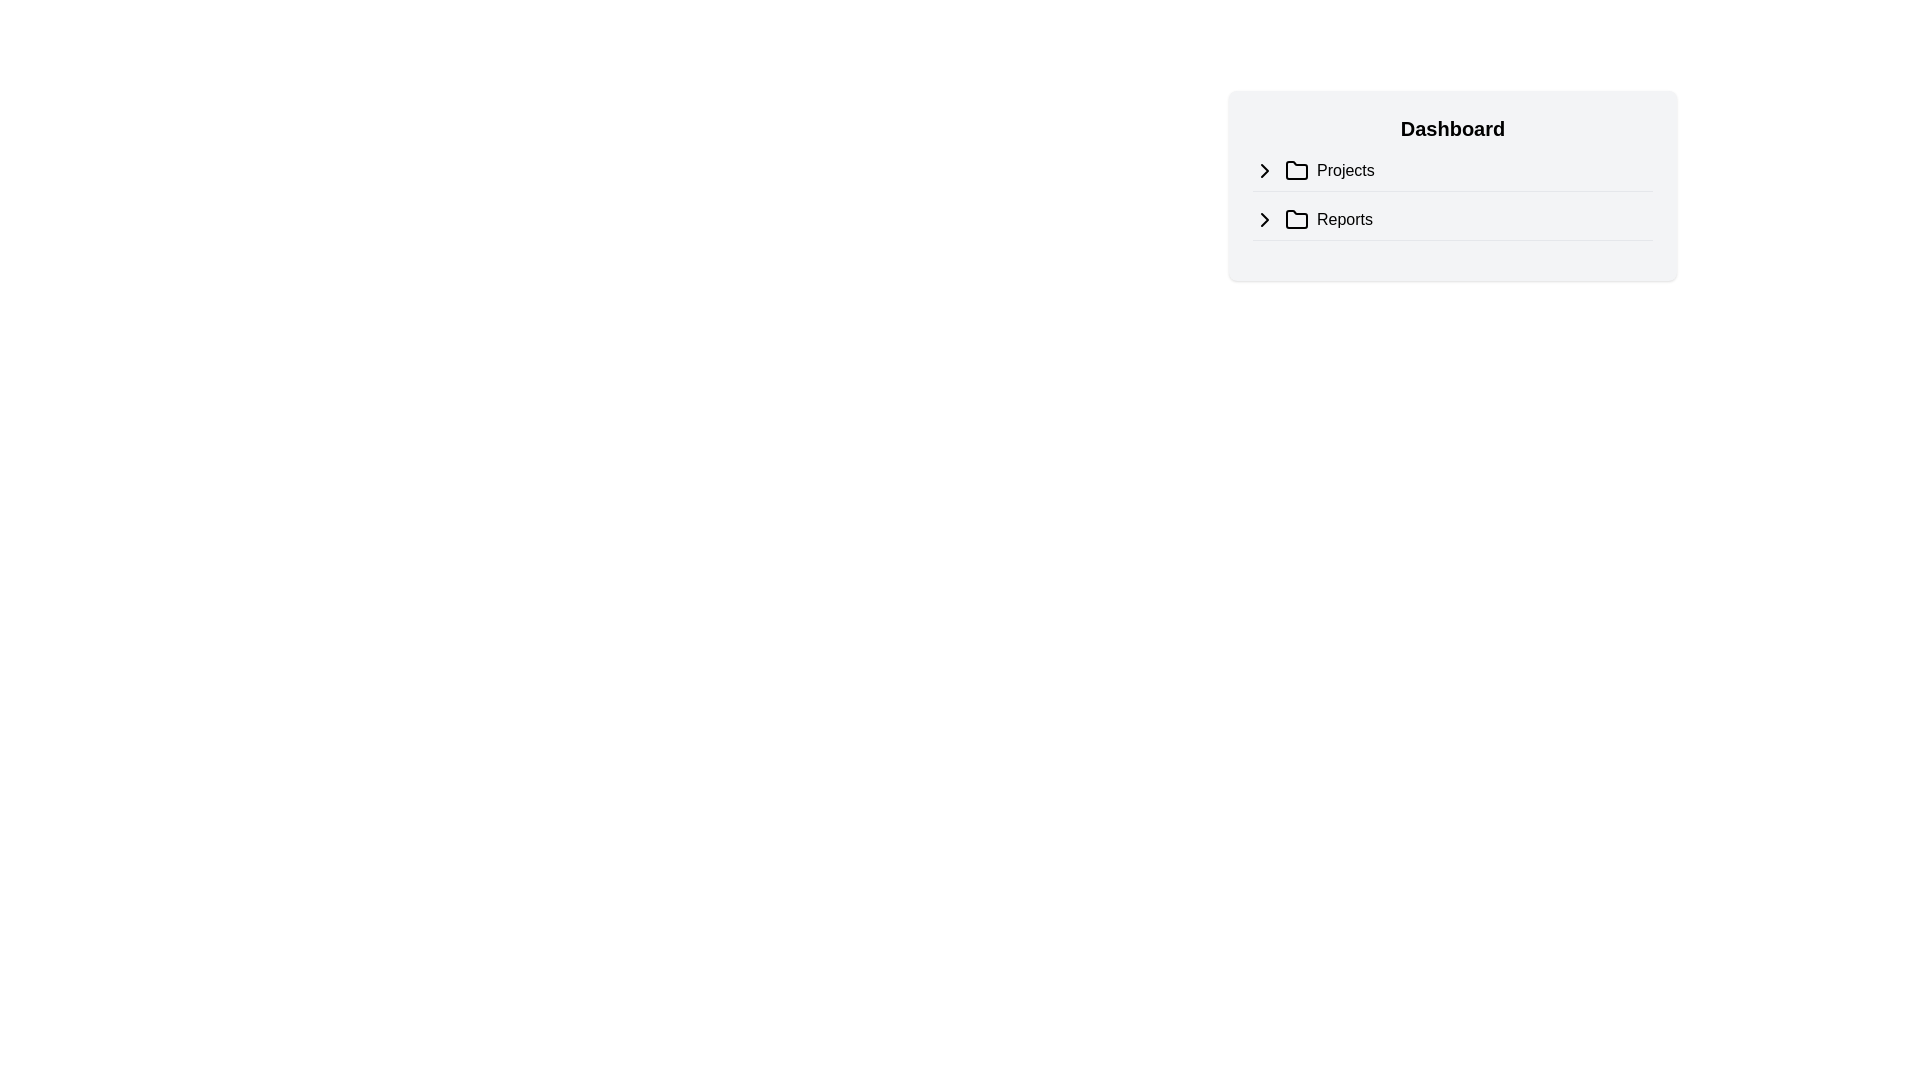 This screenshot has height=1080, width=1920. I want to click on the black right chevron icon located to the left of the text 'Reports', so click(1264, 219).